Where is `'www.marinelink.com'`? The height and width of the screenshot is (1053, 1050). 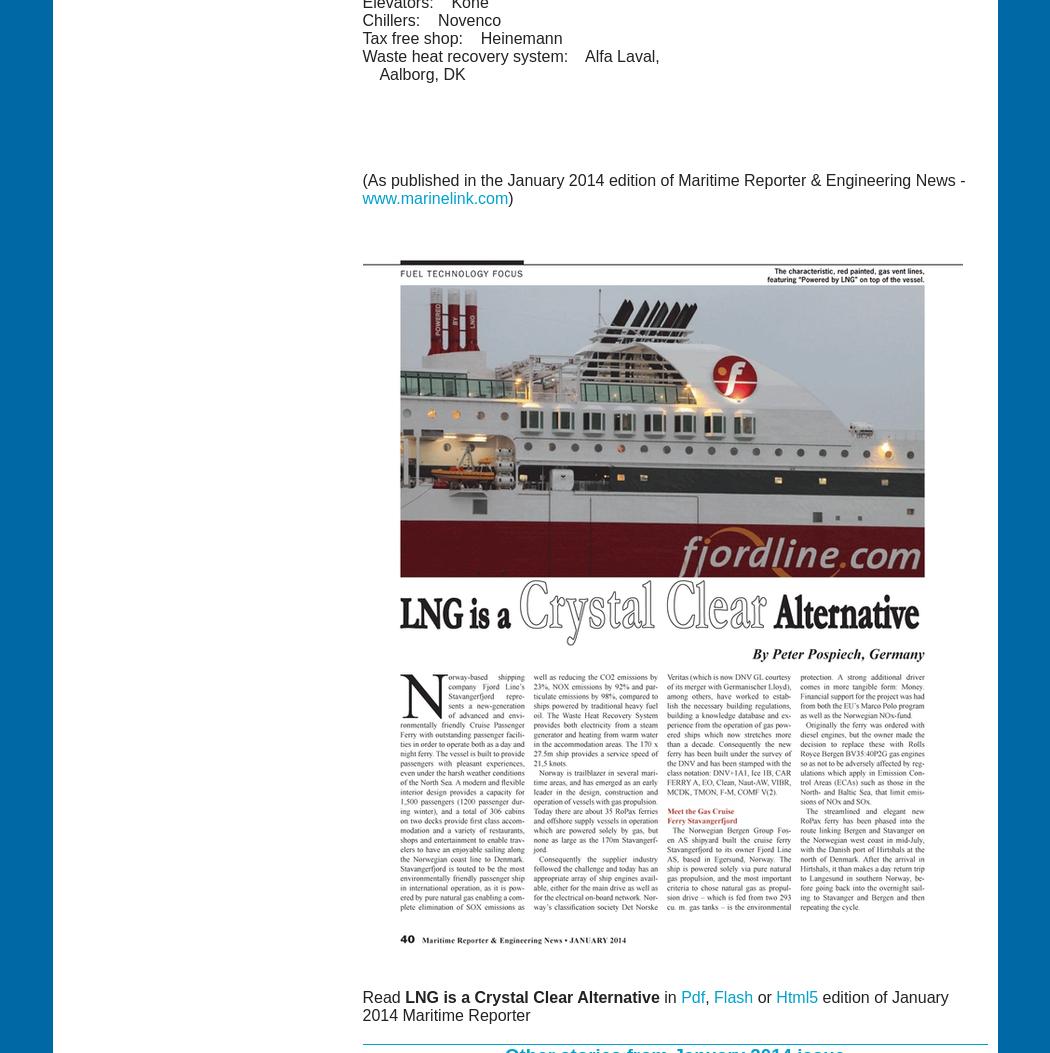
'www.marinelink.com' is located at coordinates (434, 197).